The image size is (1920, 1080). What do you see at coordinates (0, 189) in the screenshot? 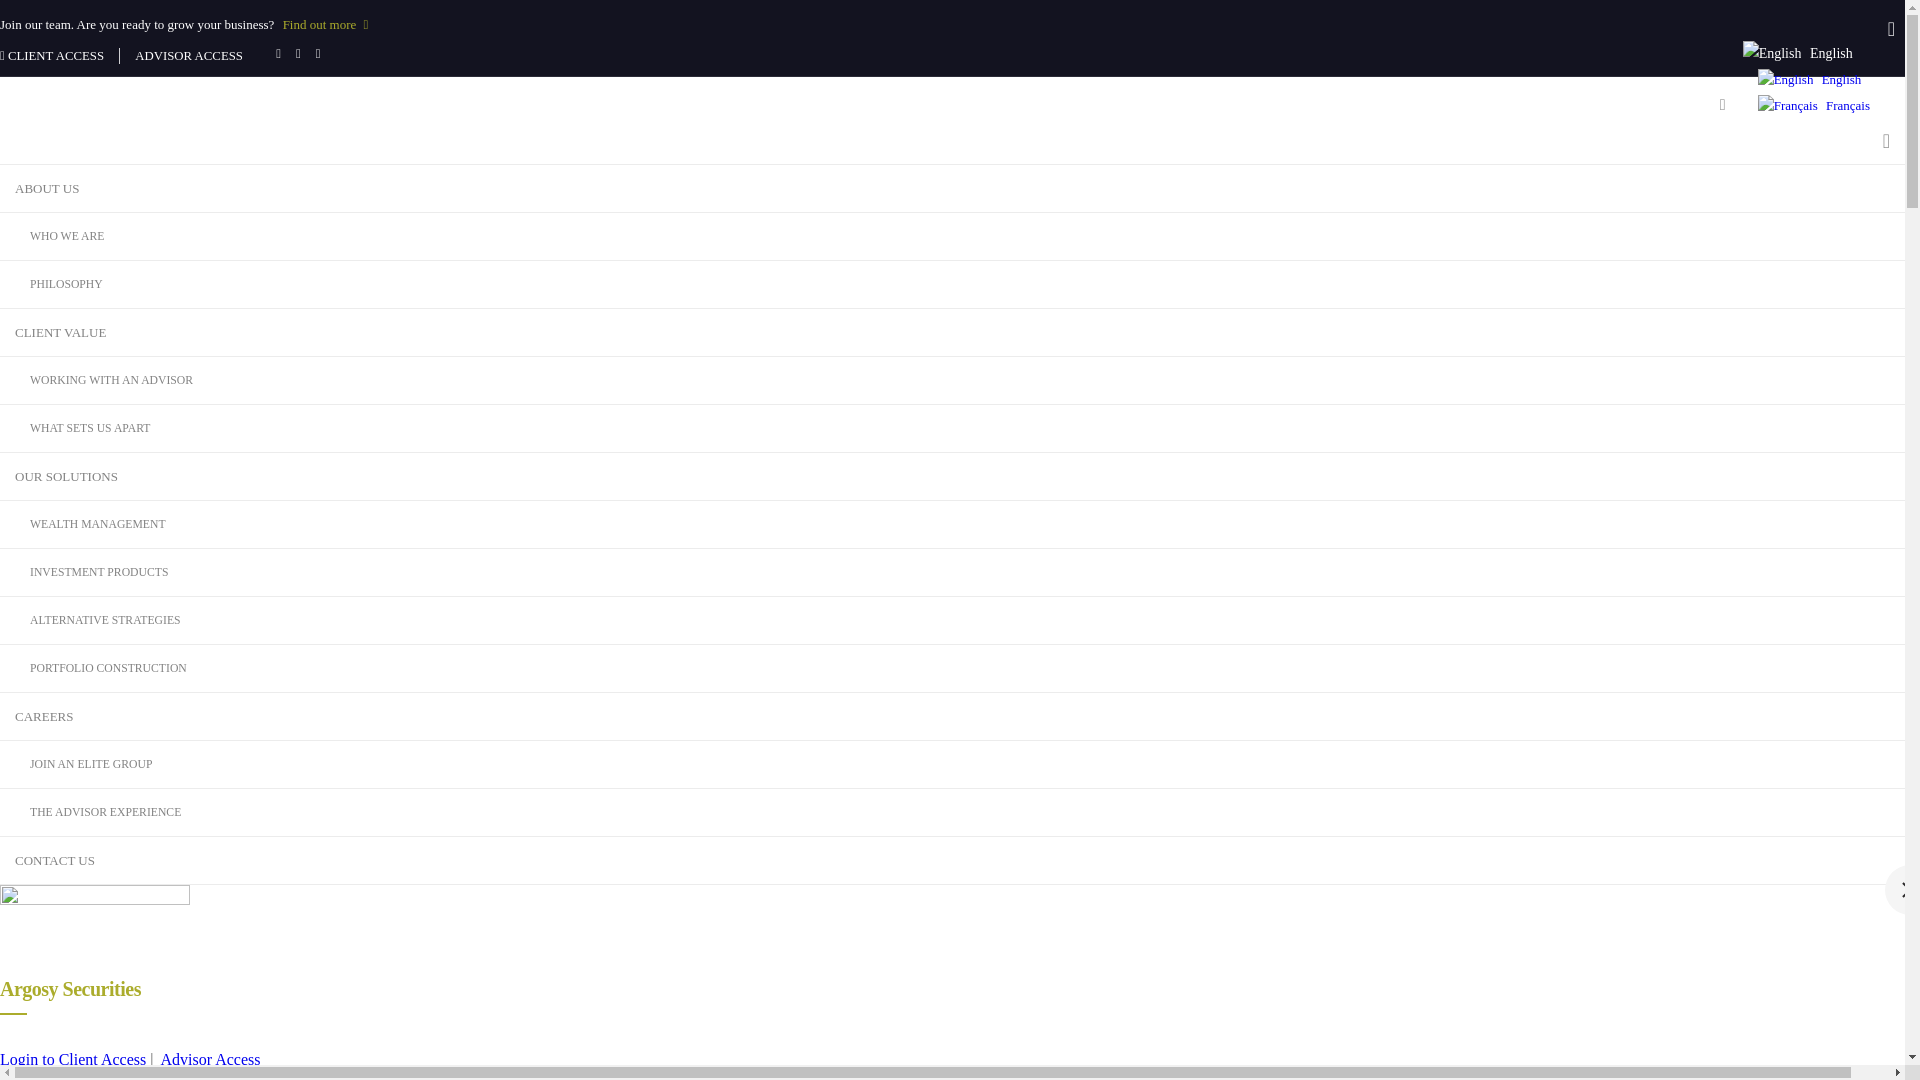
I see `'ABOUT US'` at bounding box center [0, 189].